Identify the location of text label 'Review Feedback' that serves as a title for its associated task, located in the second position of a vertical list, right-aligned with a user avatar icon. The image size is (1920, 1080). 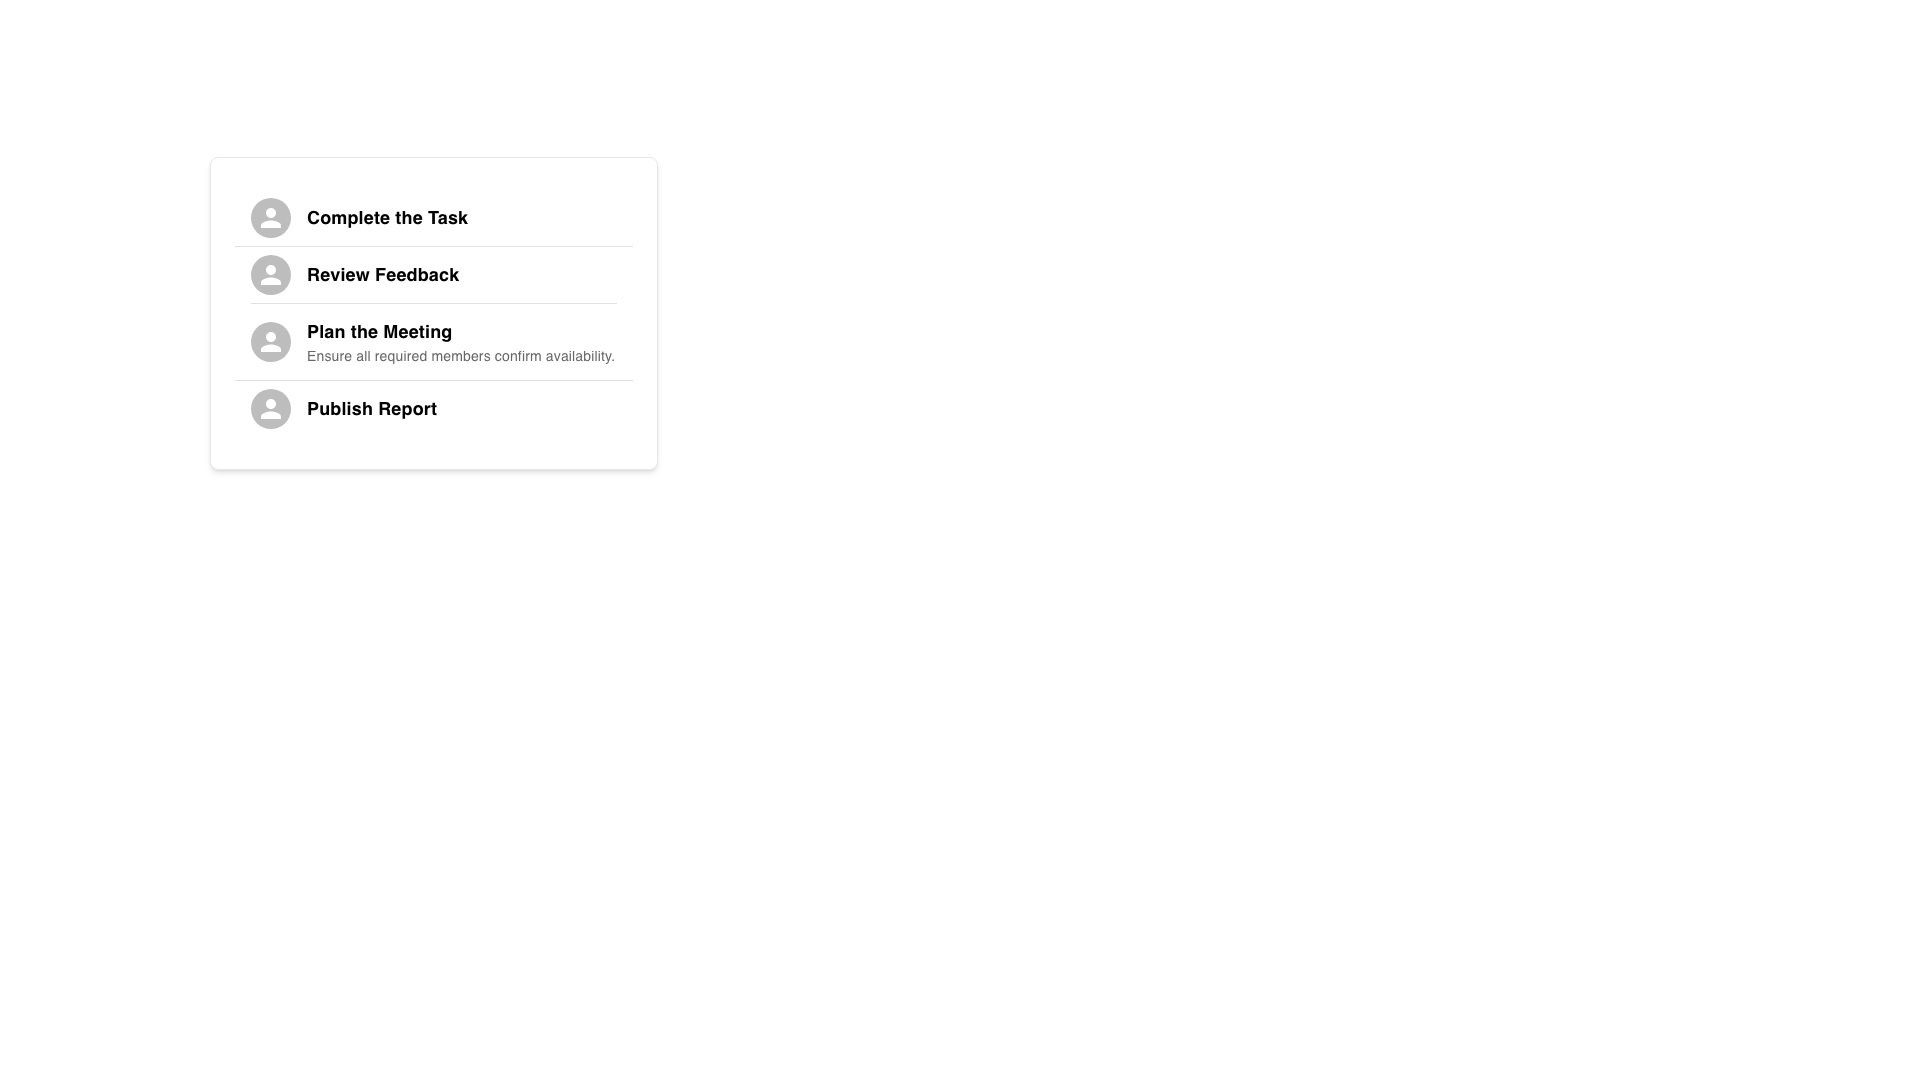
(383, 274).